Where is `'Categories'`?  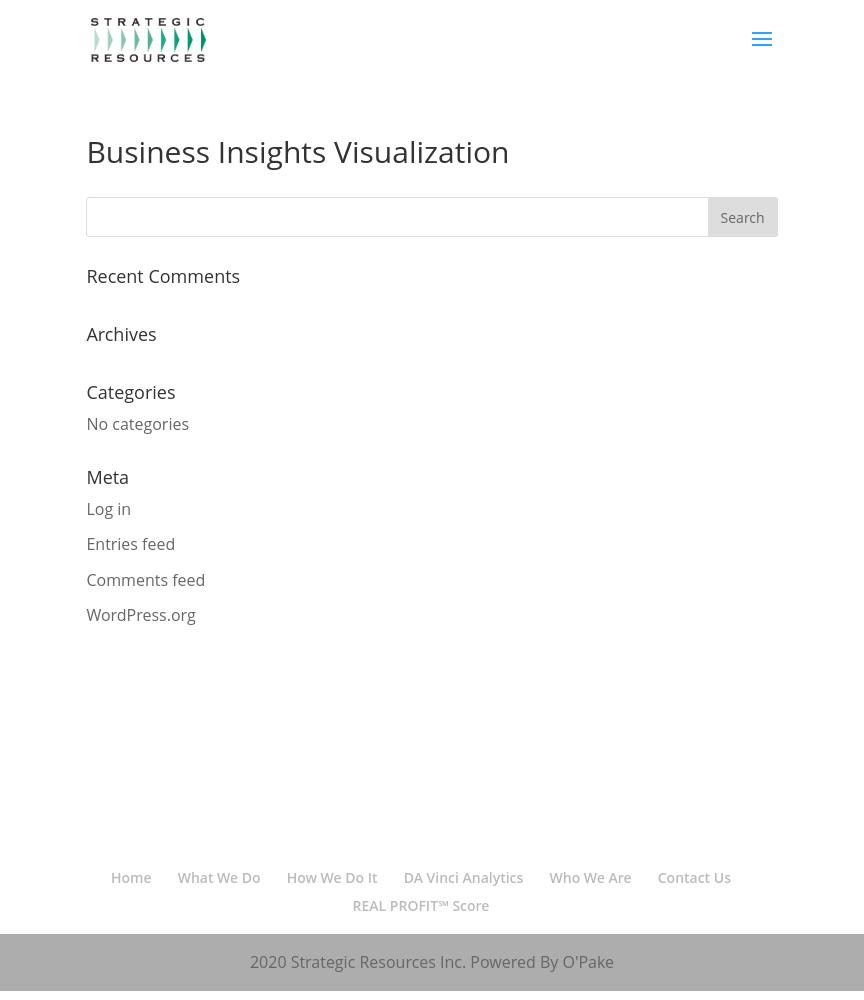
'Categories' is located at coordinates (129, 392).